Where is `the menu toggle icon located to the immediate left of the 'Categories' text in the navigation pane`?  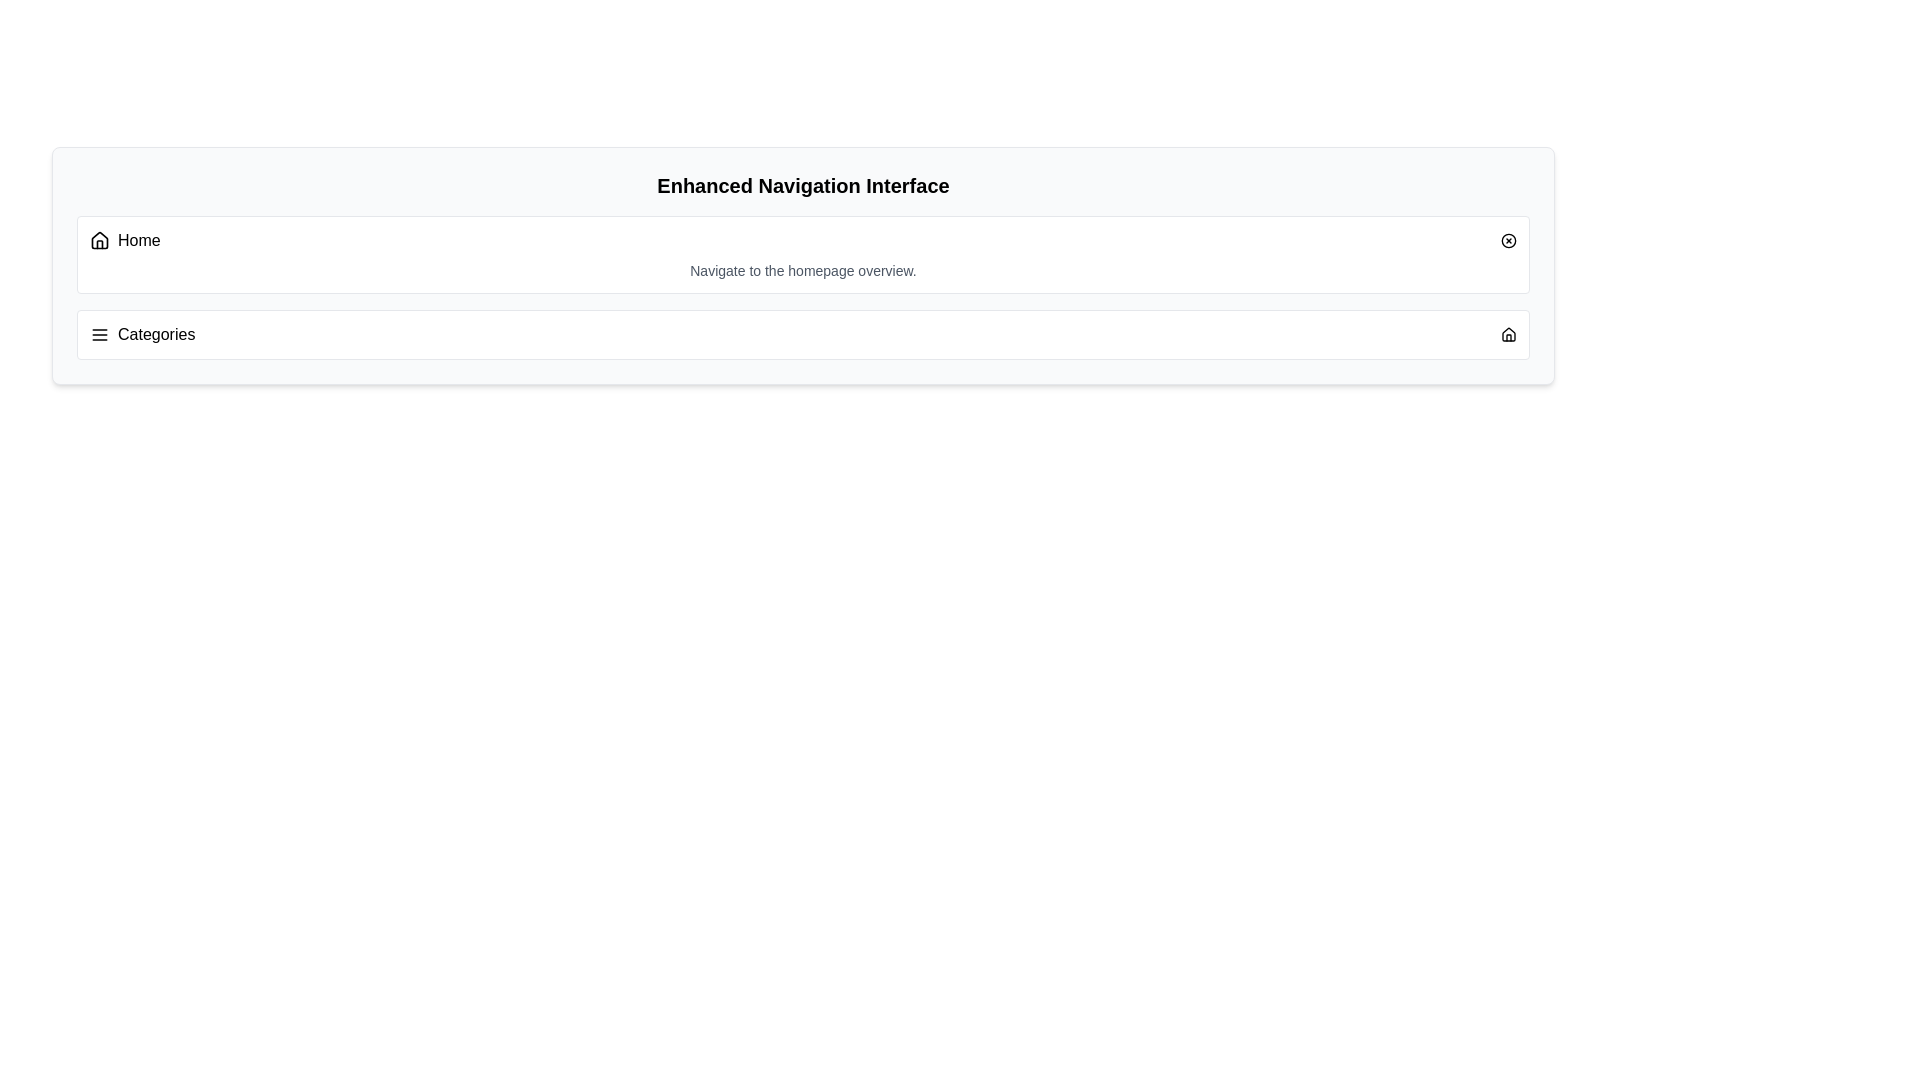 the menu toggle icon located to the immediate left of the 'Categories' text in the navigation pane is located at coordinates (99, 334).